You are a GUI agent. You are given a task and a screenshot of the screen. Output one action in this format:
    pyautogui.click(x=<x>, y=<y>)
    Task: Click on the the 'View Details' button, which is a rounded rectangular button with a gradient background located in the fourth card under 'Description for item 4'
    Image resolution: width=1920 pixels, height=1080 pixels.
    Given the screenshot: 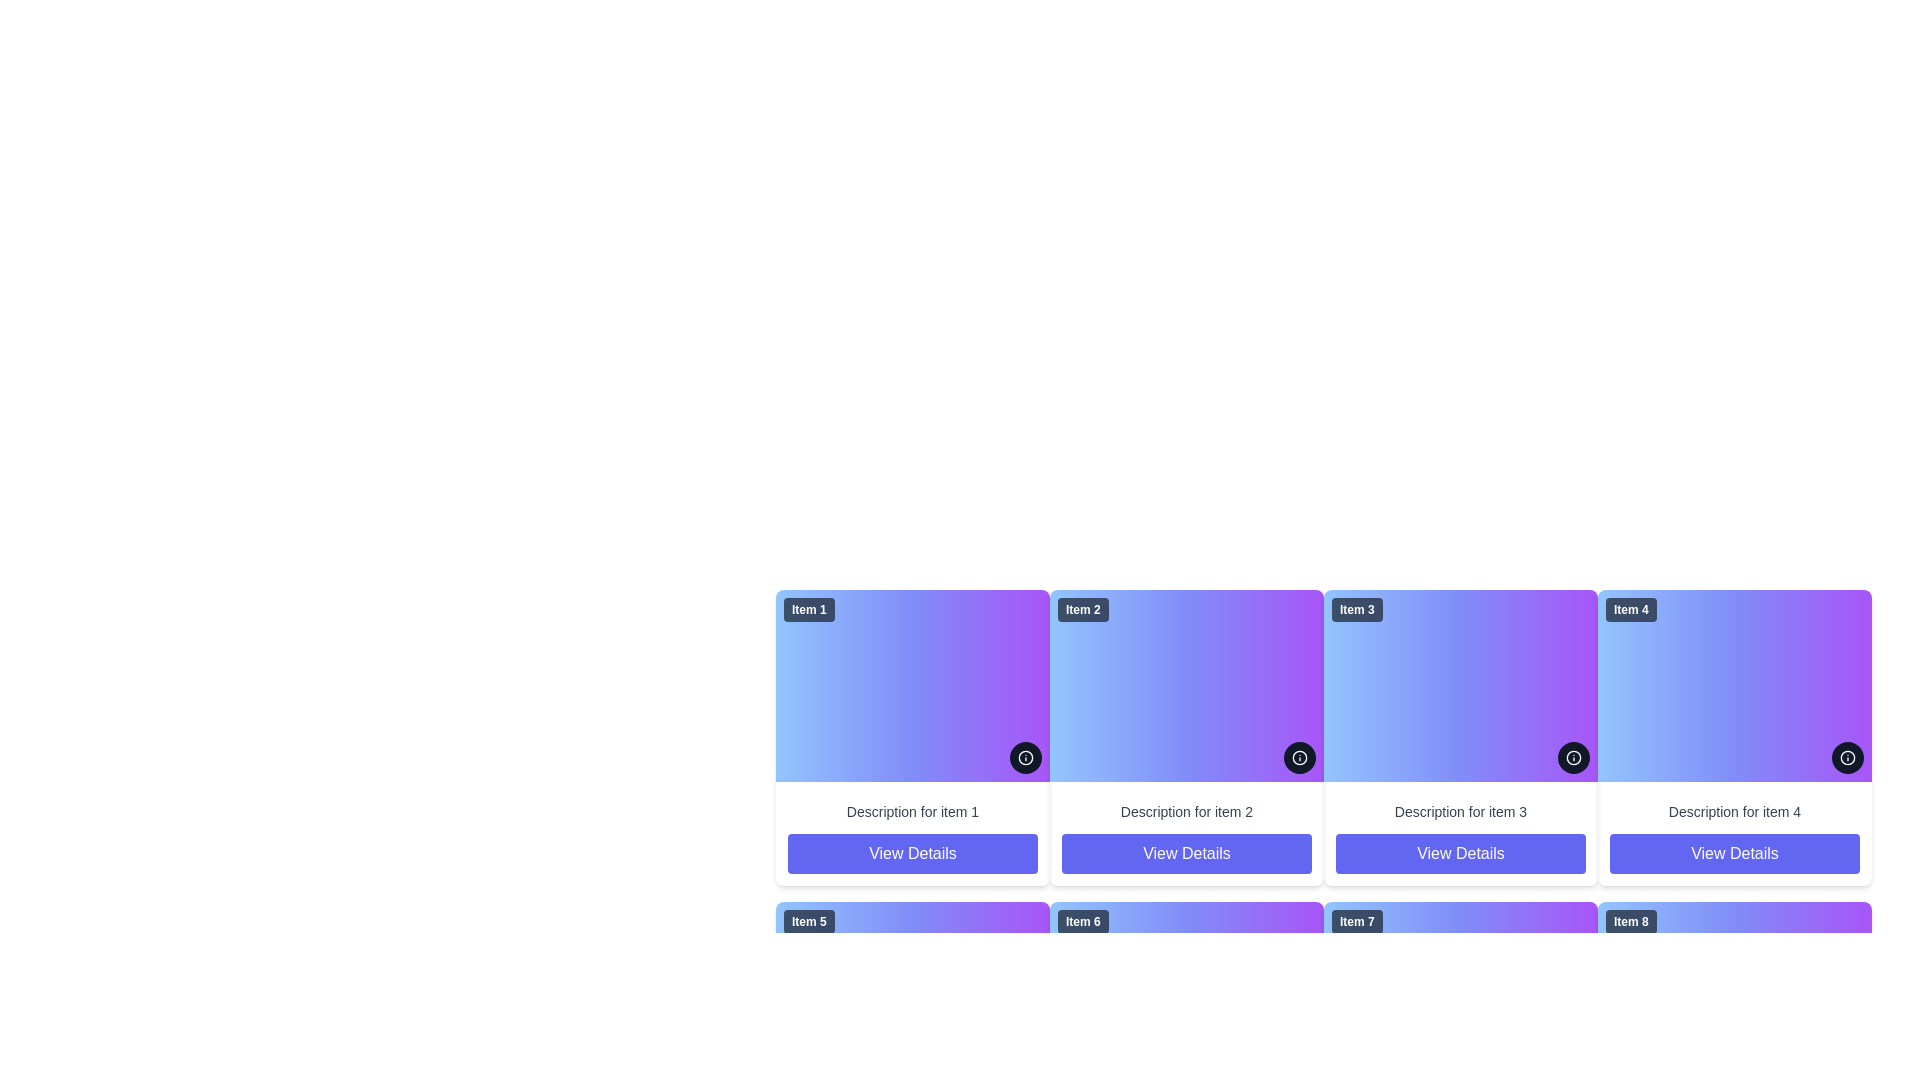 What is the action you would take?
    pyautogui.click(x=1733, y=853)
    